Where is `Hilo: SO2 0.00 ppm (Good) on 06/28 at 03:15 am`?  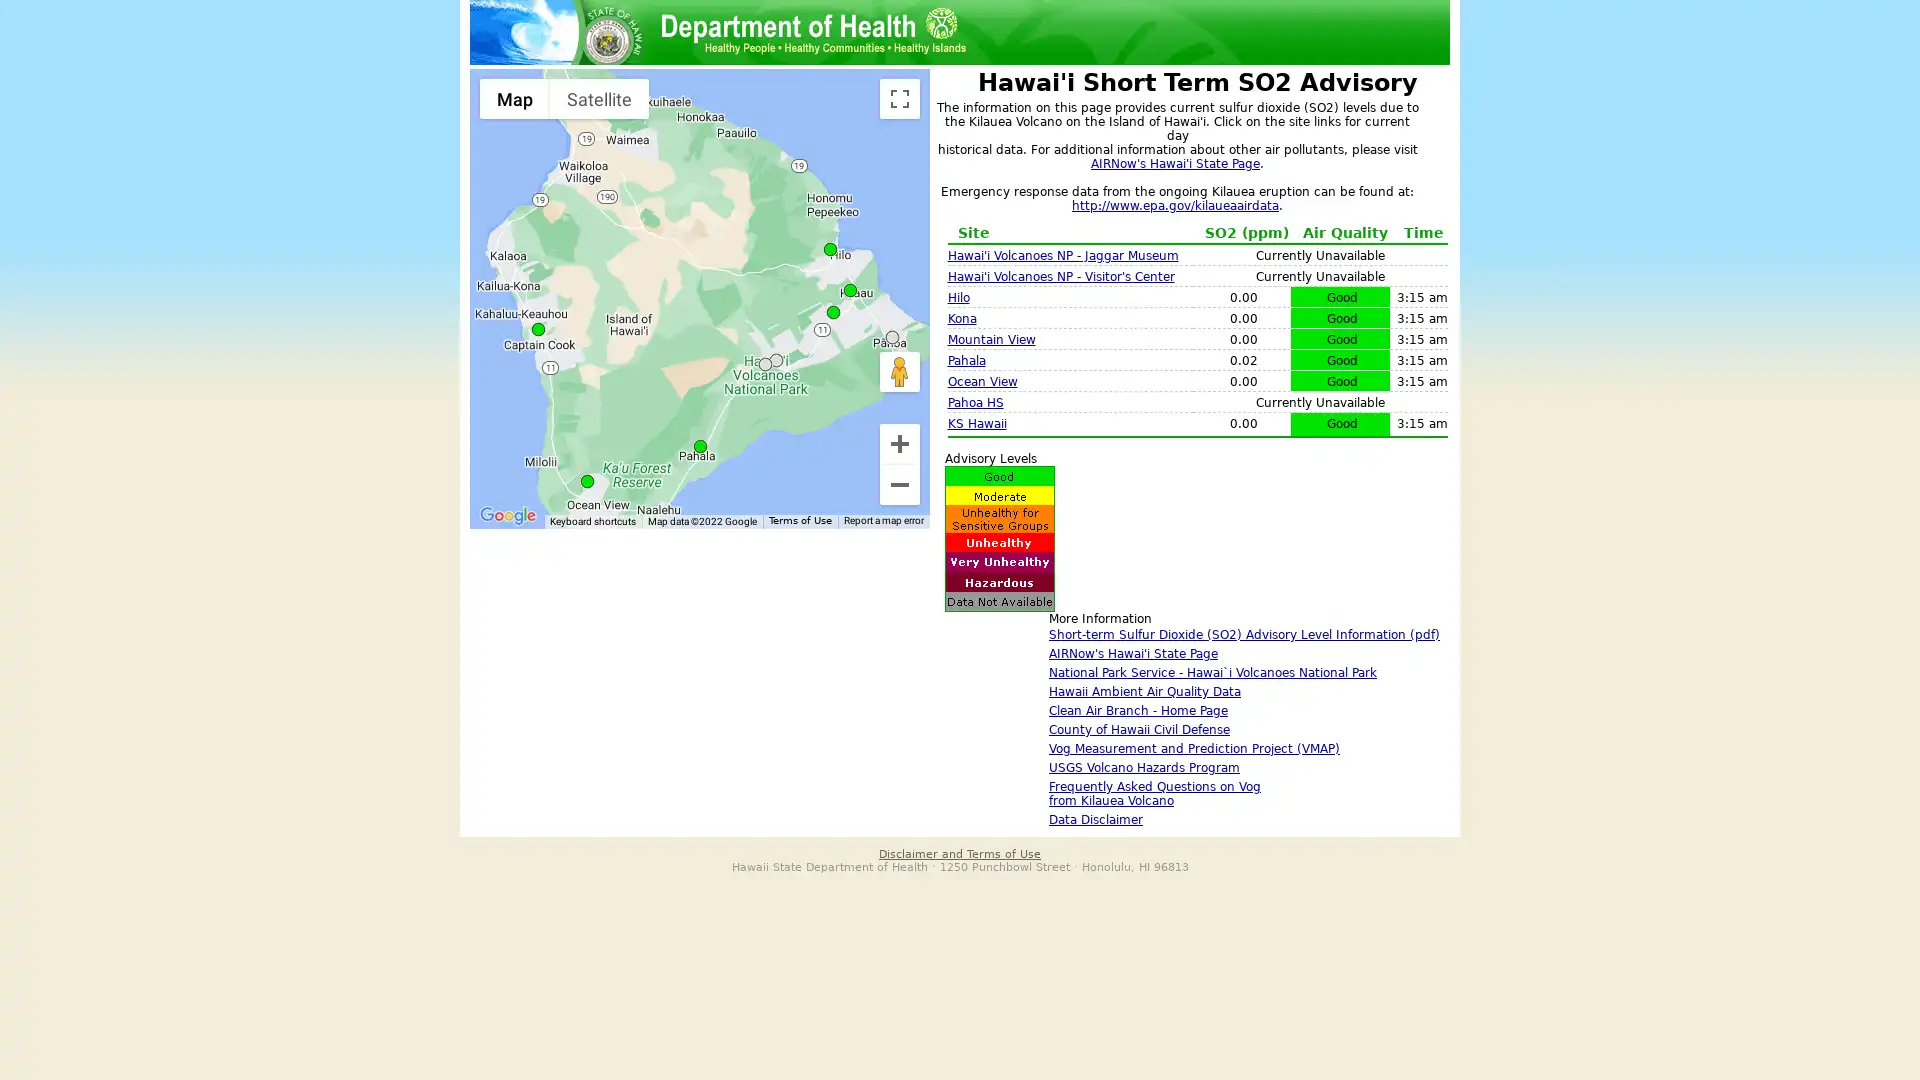
Hilo: SO2 0.00 ppm (Good) on 06/28 at 03:15 am is located at coordinates (830, 248).